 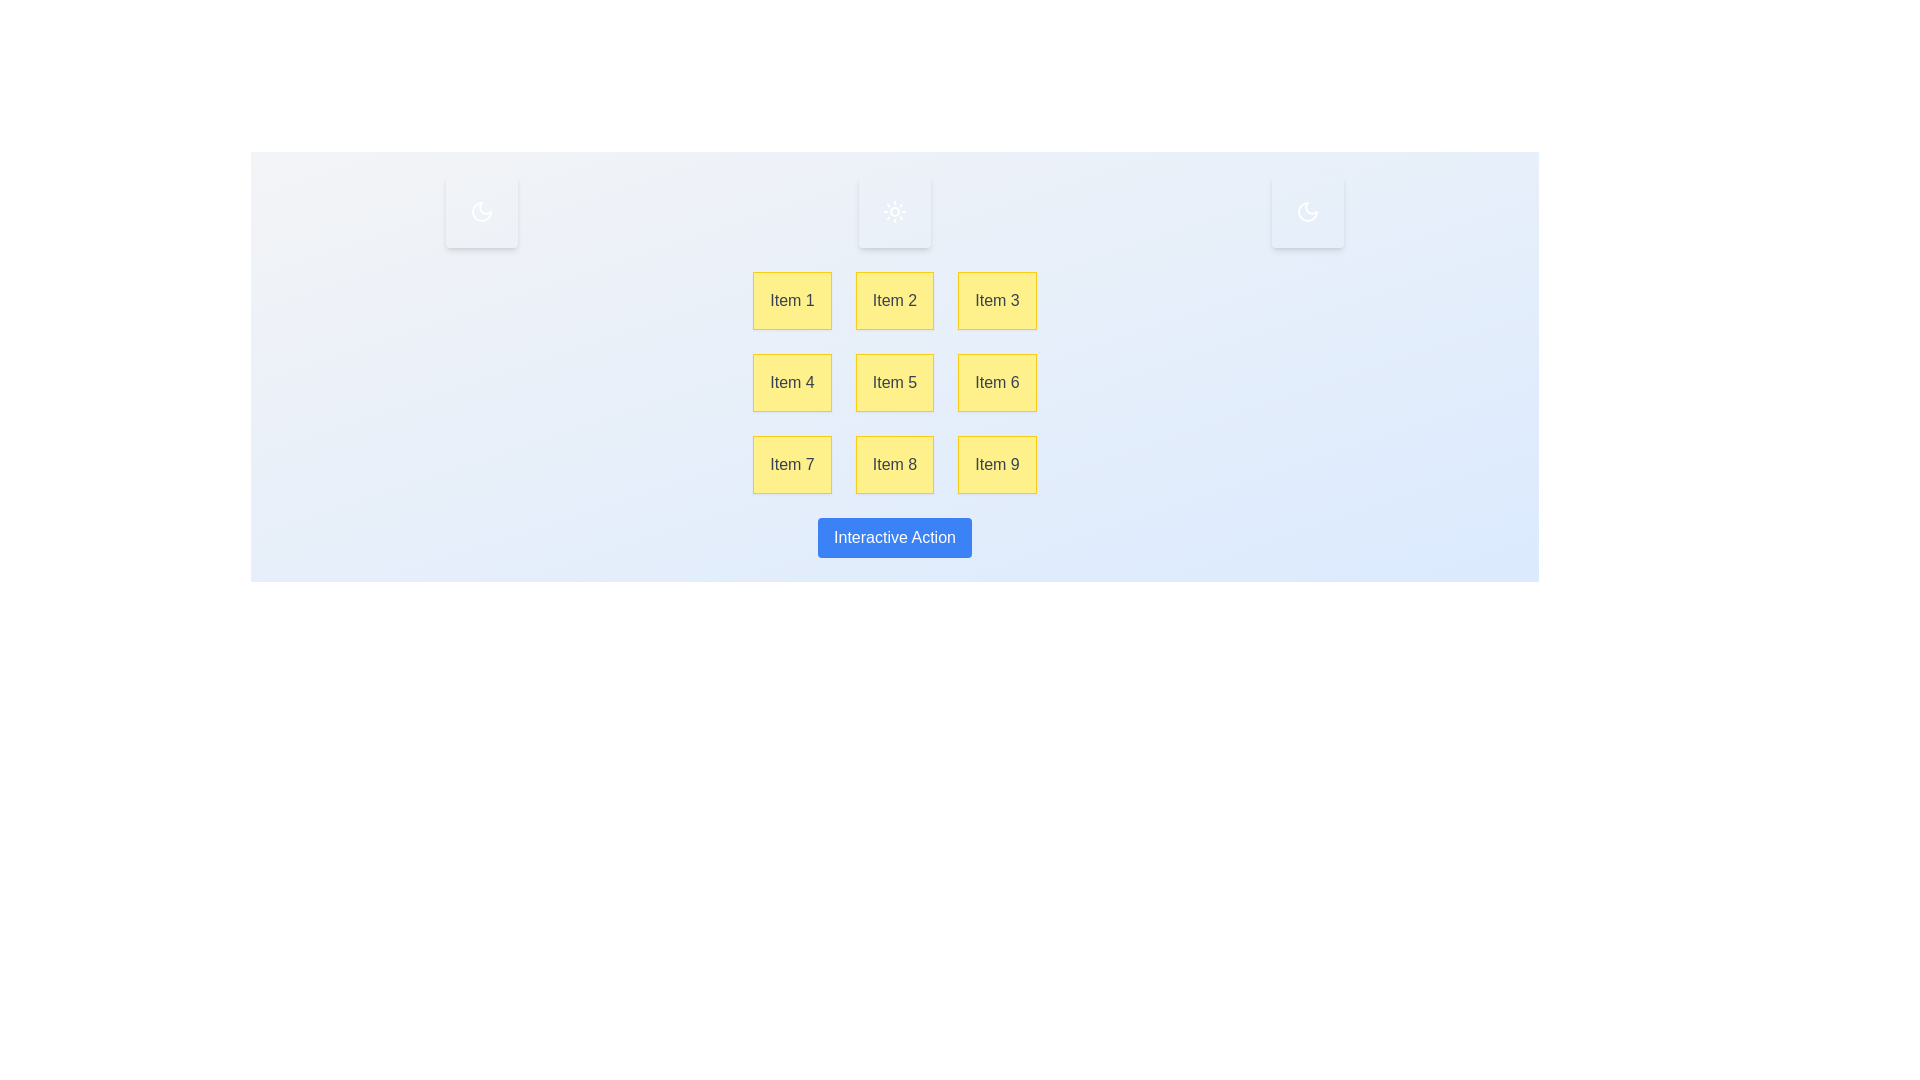 I want to click on the Text Label displaying 'Item 5' styled in gray color on a yellow background, located at the center of a 3x3 grid layout, so click(x=893, y=382).